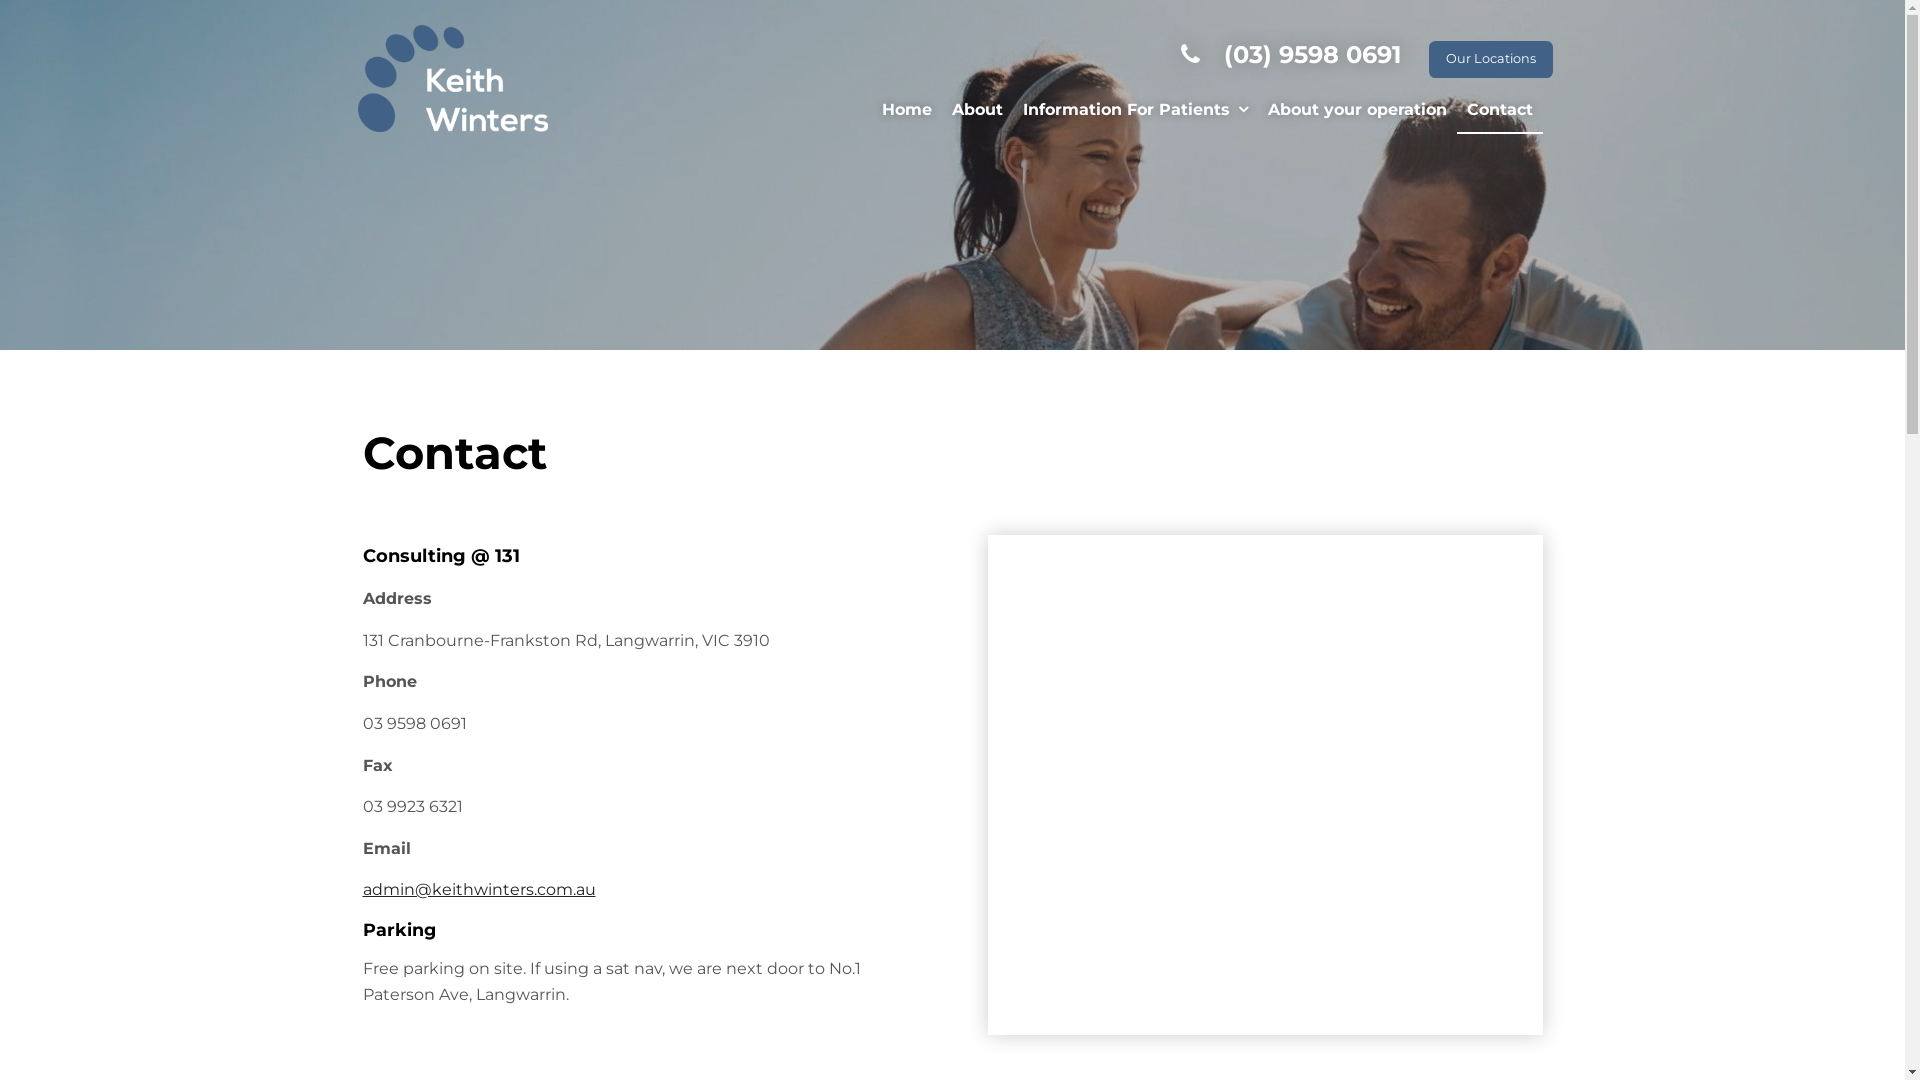 The width and height of the screenshot is (1920, 1080). I want to click on 'Contact', so click(1498, 111).